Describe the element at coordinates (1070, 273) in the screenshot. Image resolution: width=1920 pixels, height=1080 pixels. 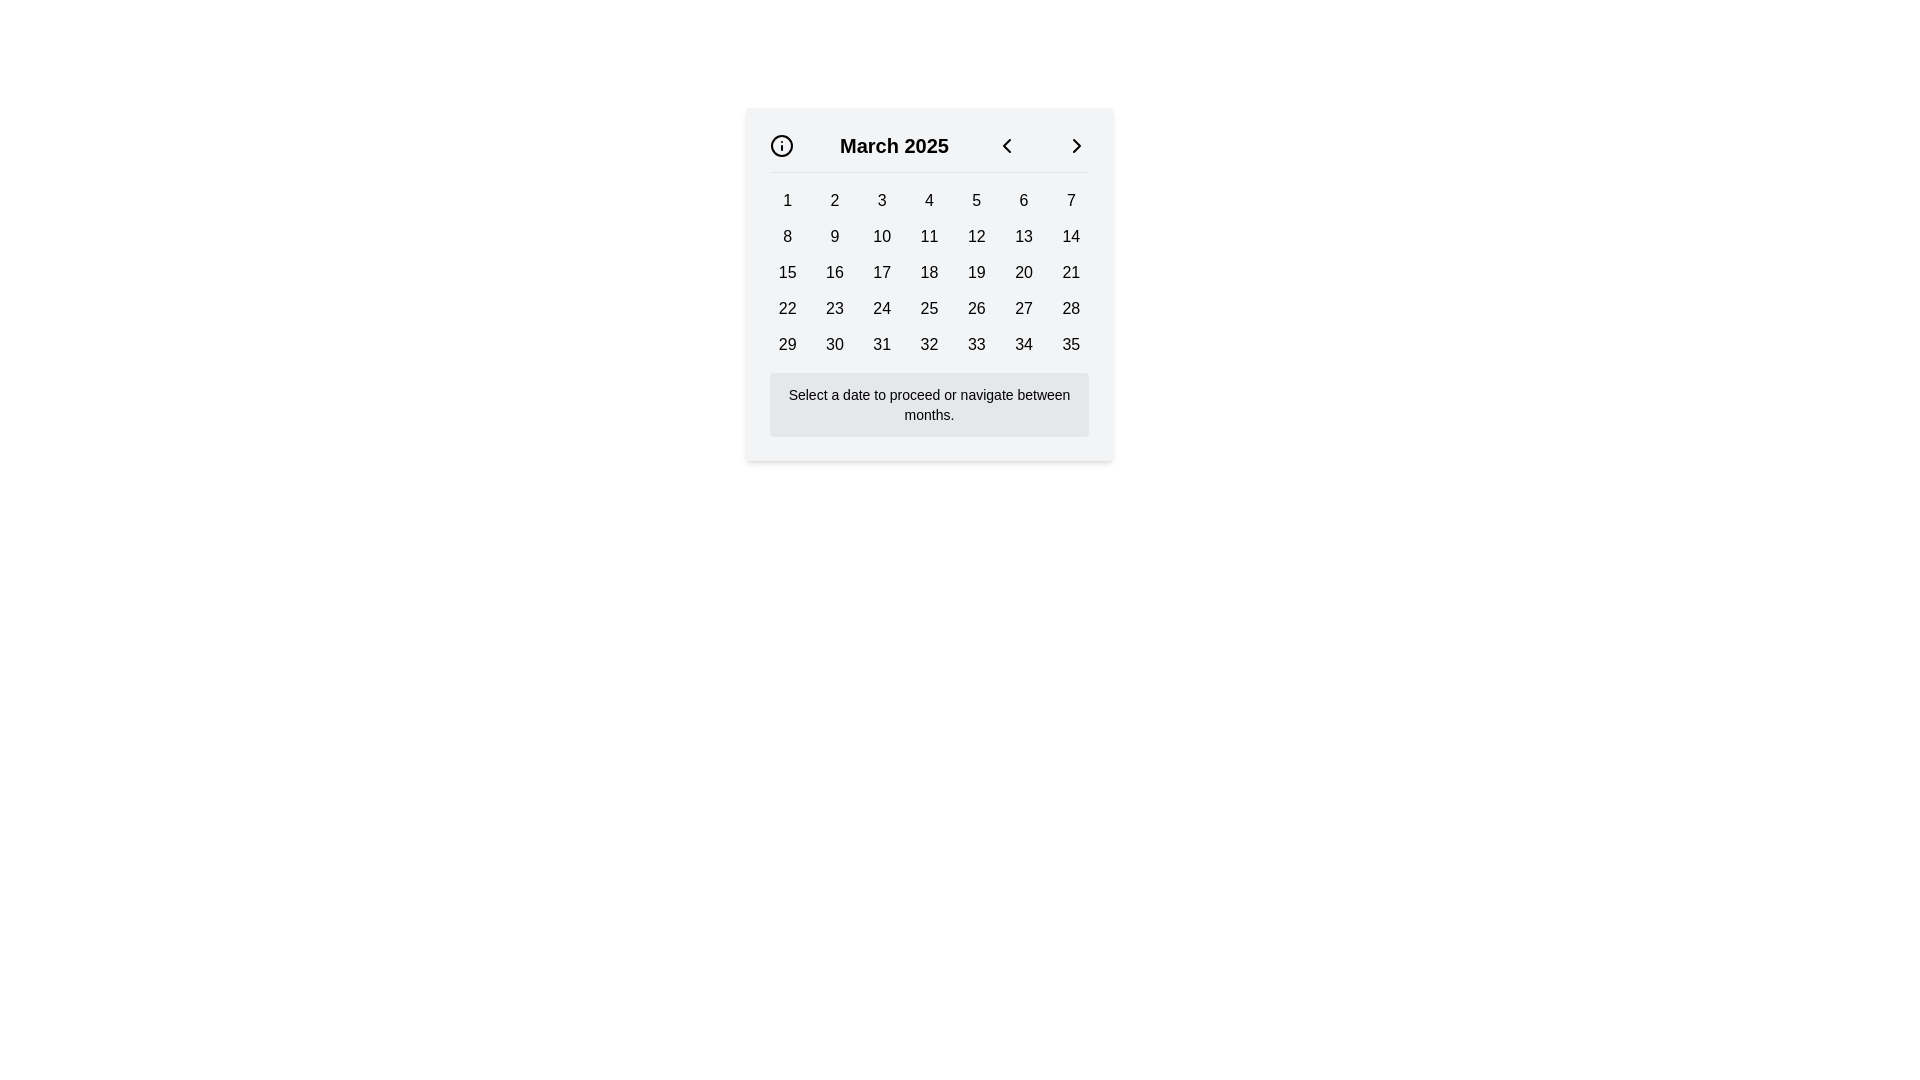
I see `the button displaying '21' in bold black text` at that location.